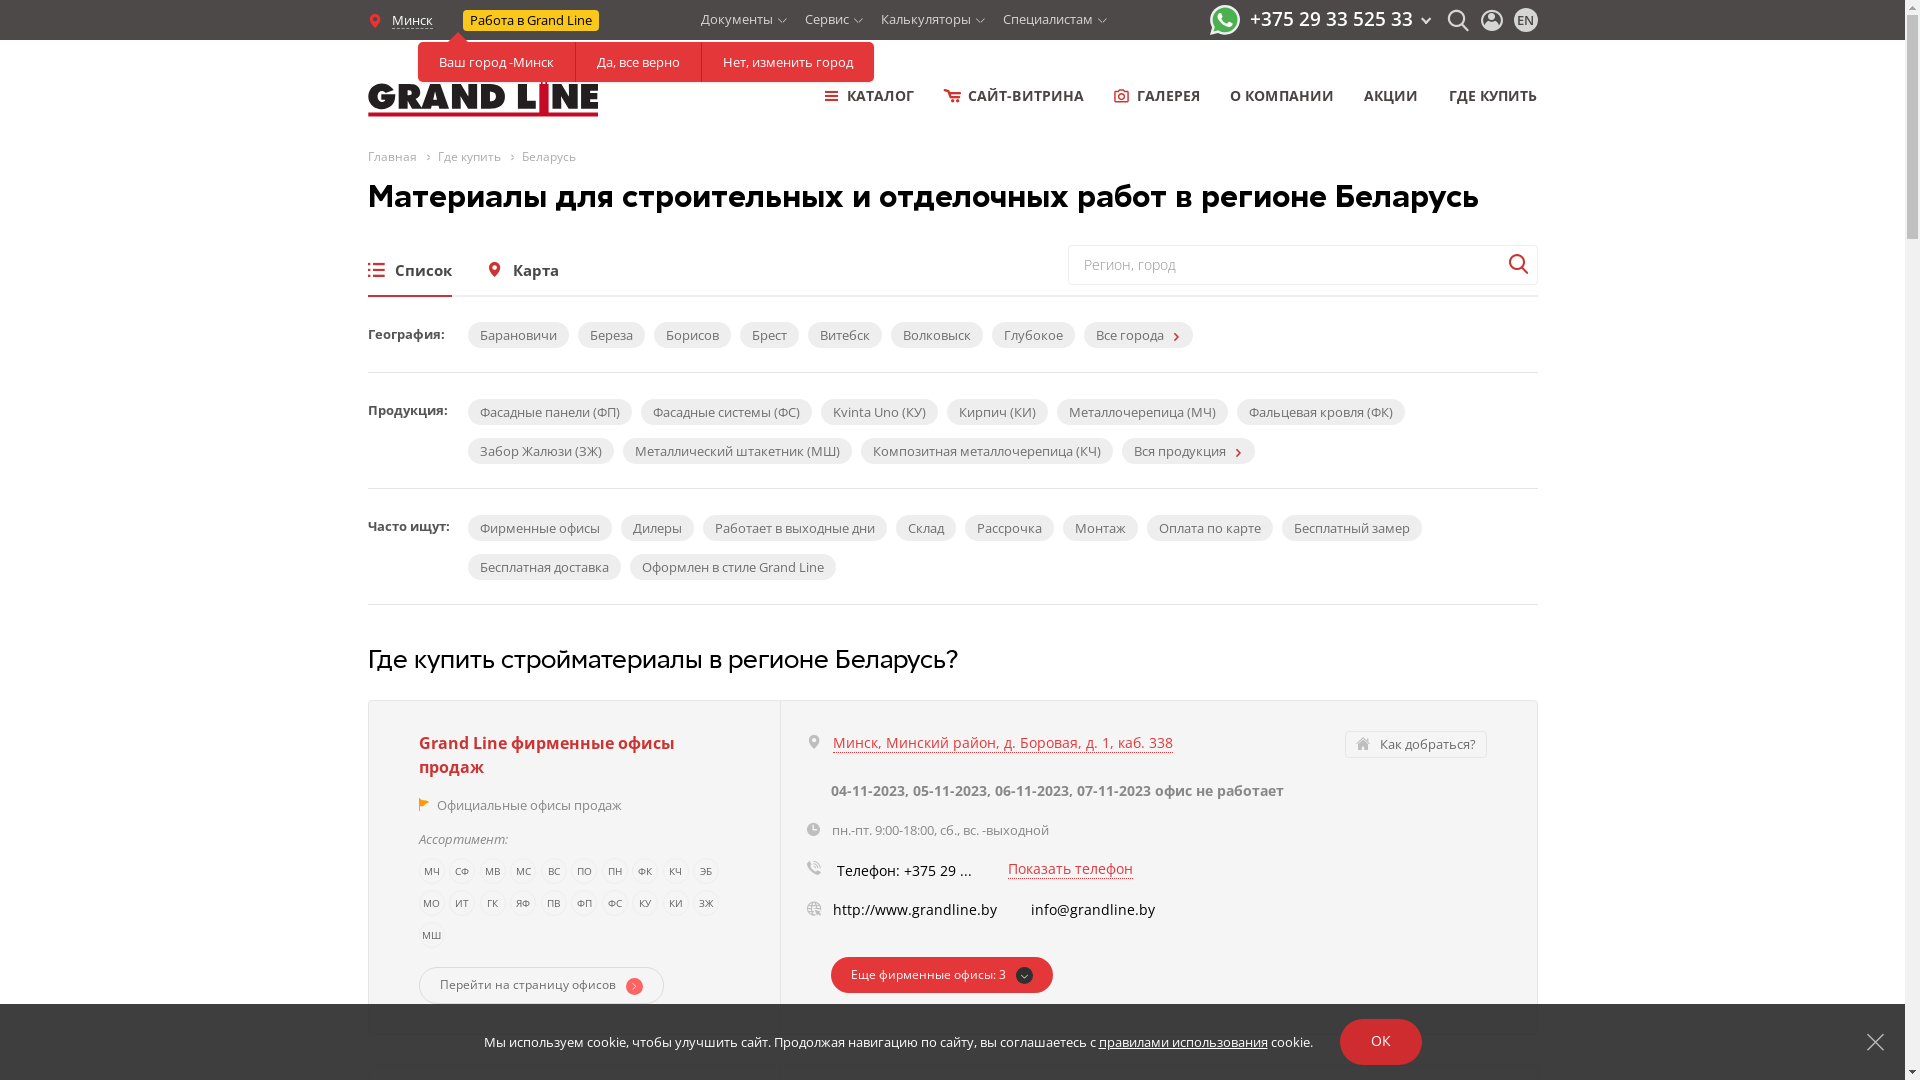 The height and width of the screenshot is (1080, 1920). Describe the element at coordinates (831, 909) in the screenshot. I see `'http://www.grandline.by'` at that location.